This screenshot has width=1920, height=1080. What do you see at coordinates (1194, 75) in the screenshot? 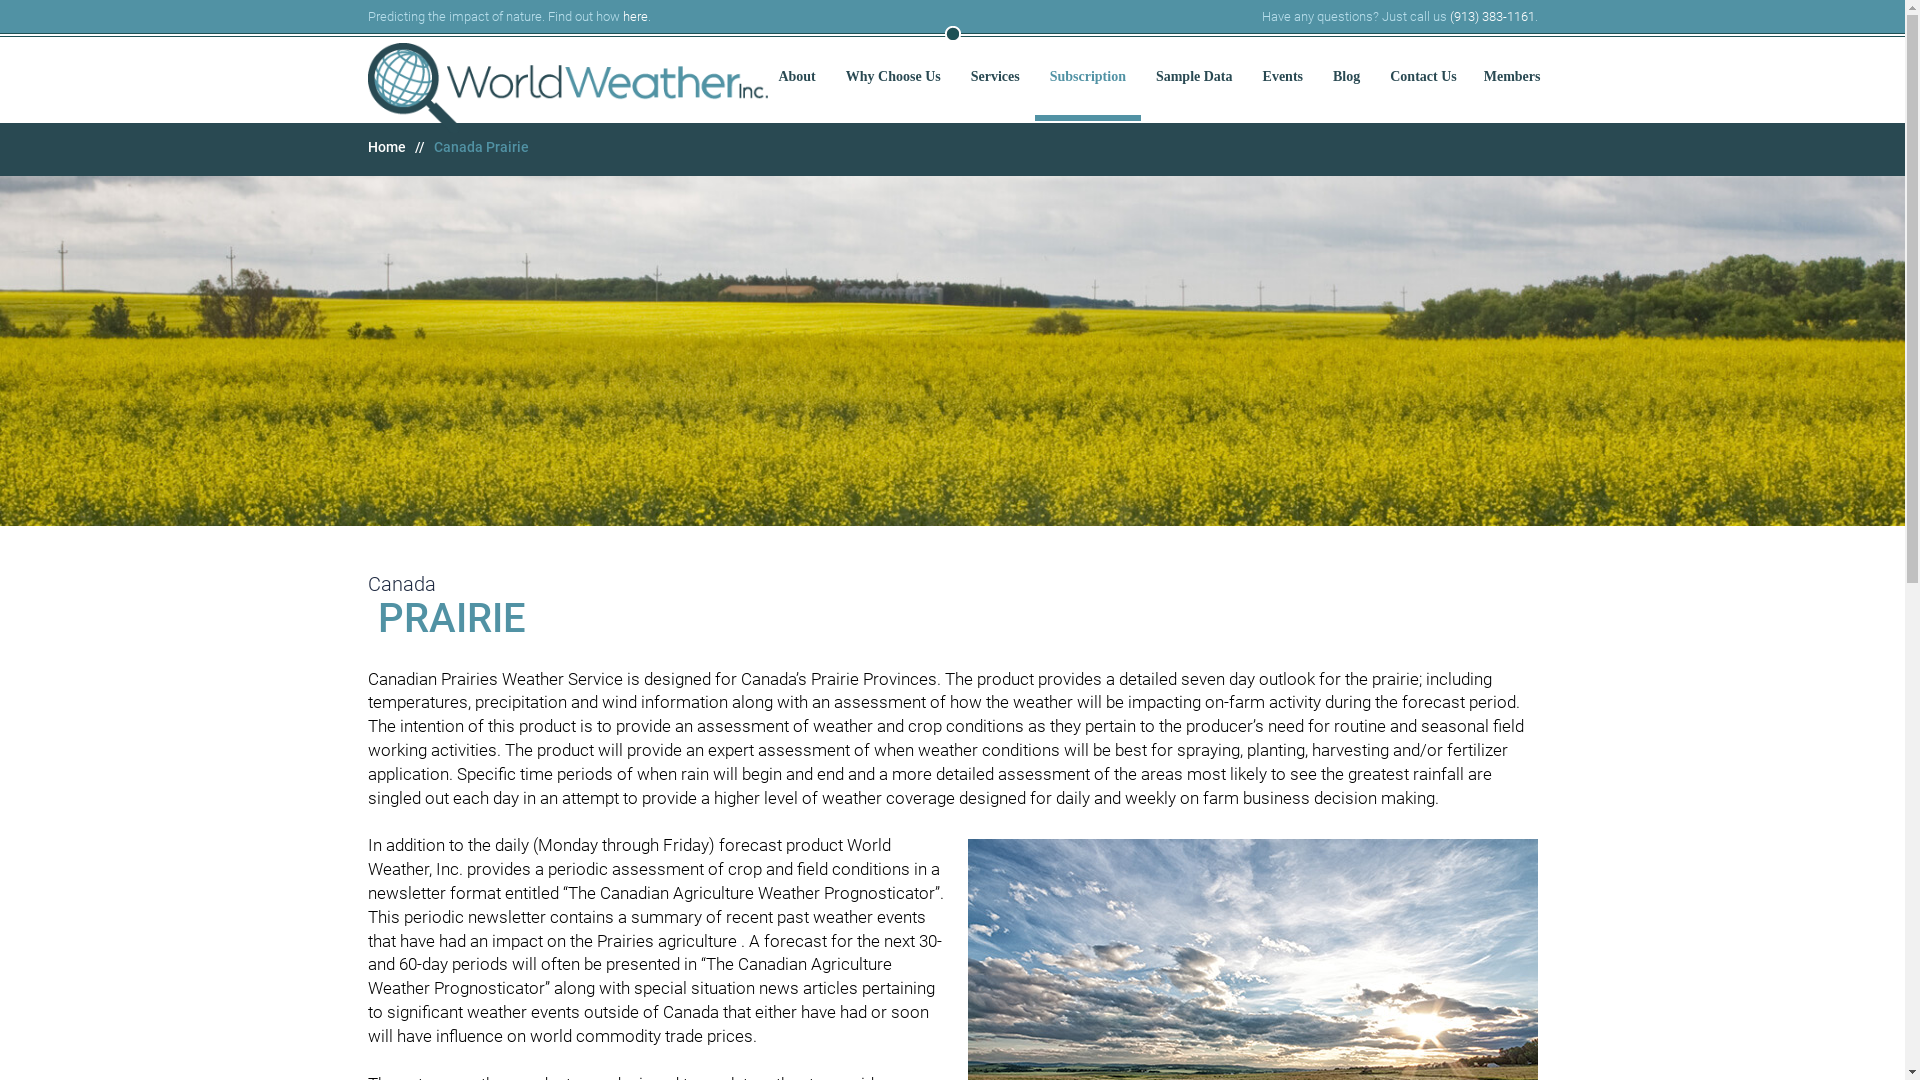
I see `'Sample Data'` at bounding box center [1194, 75].